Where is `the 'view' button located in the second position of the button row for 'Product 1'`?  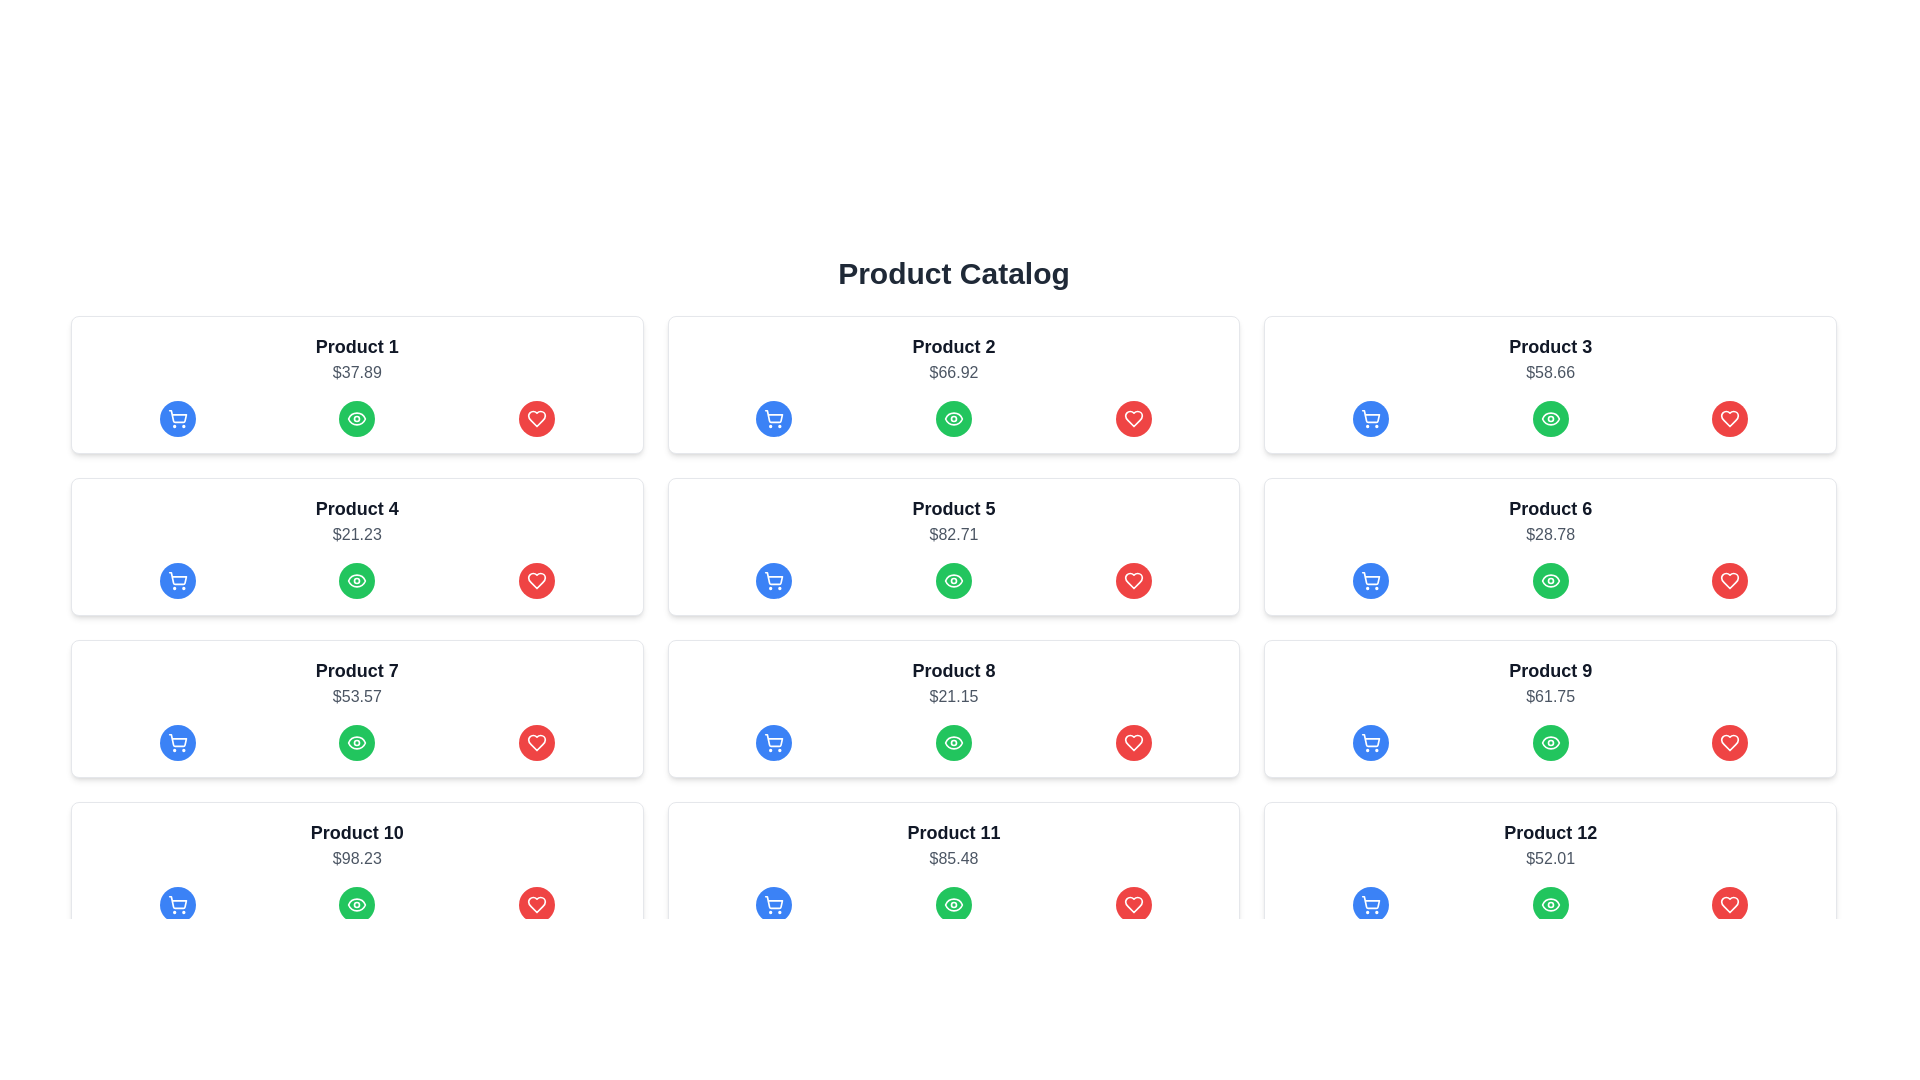
the 'view' button located in the second position of the button row for 'Product 1' is located at coordinates (357, 418).